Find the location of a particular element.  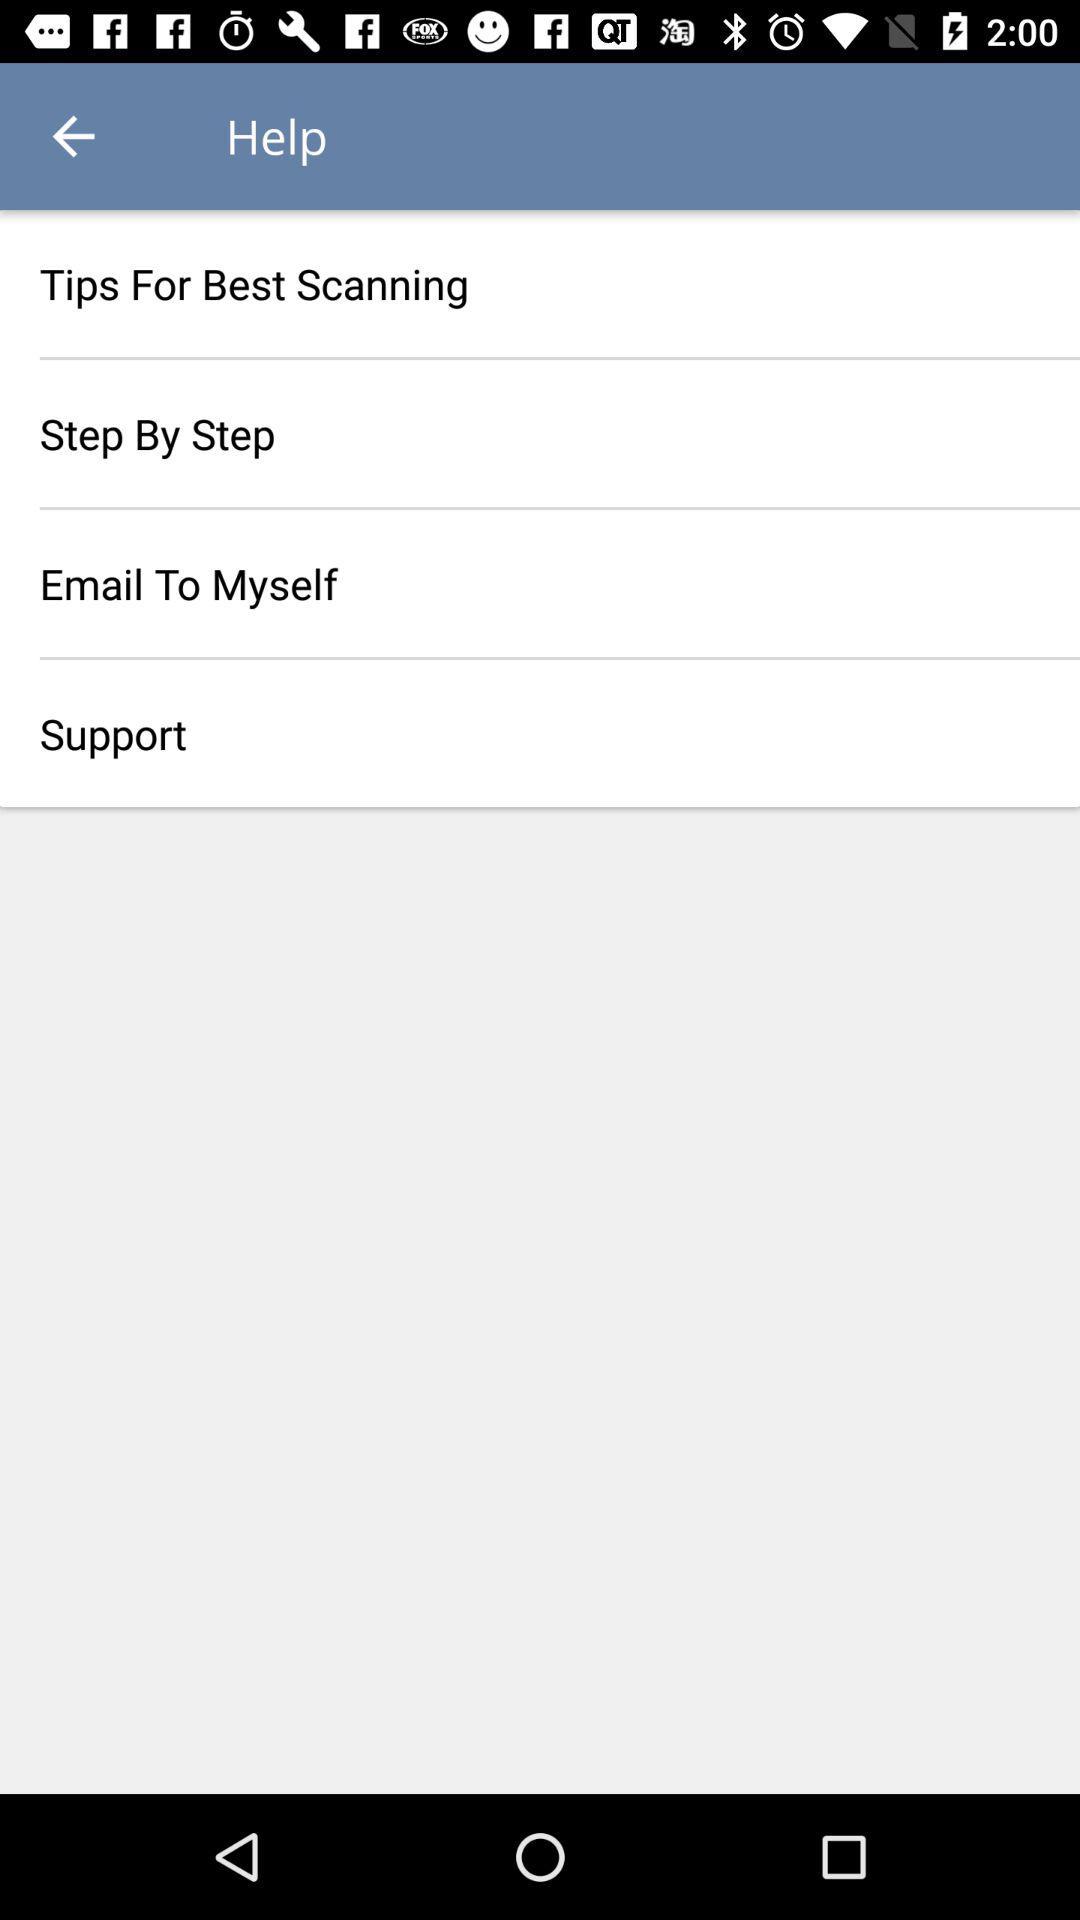

the email to myself item is located at coordinates (540, 582).